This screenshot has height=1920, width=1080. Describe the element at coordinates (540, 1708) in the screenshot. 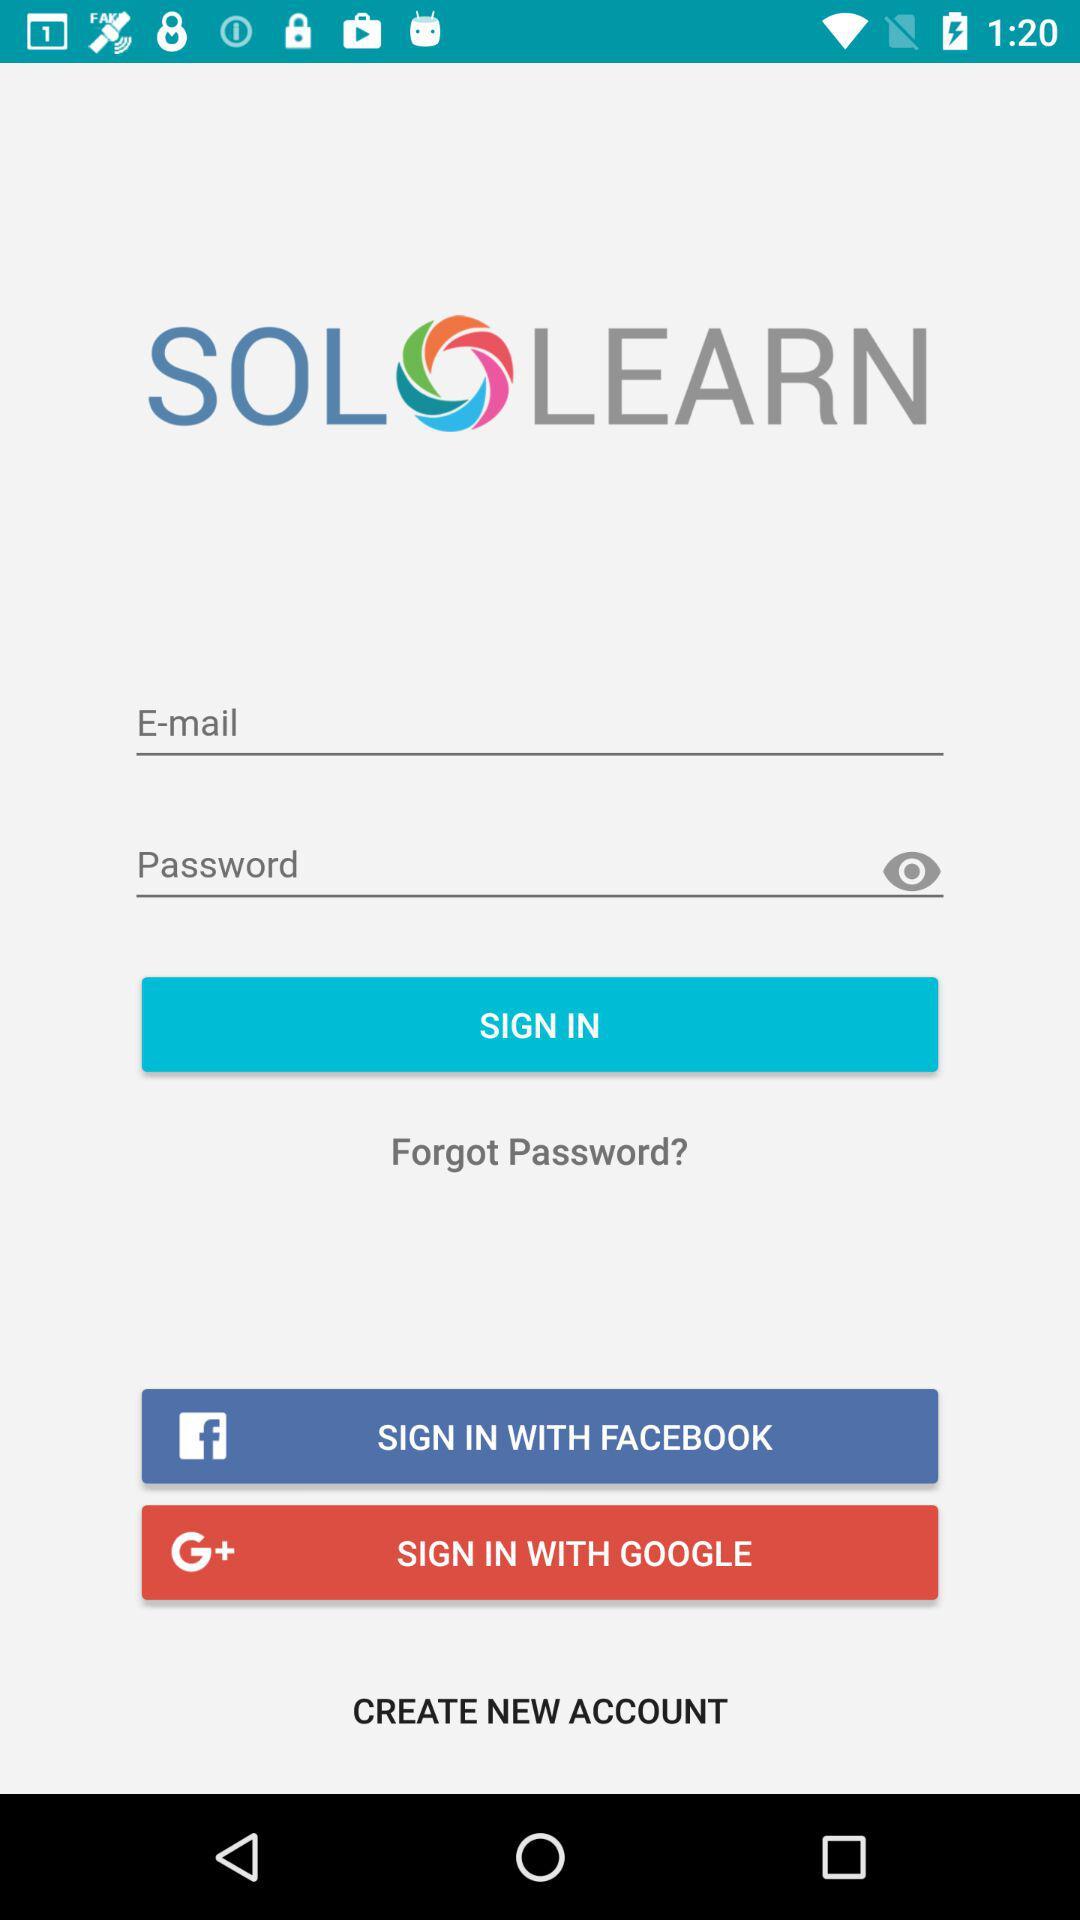

I see `item below the sign in with icon` at that location.